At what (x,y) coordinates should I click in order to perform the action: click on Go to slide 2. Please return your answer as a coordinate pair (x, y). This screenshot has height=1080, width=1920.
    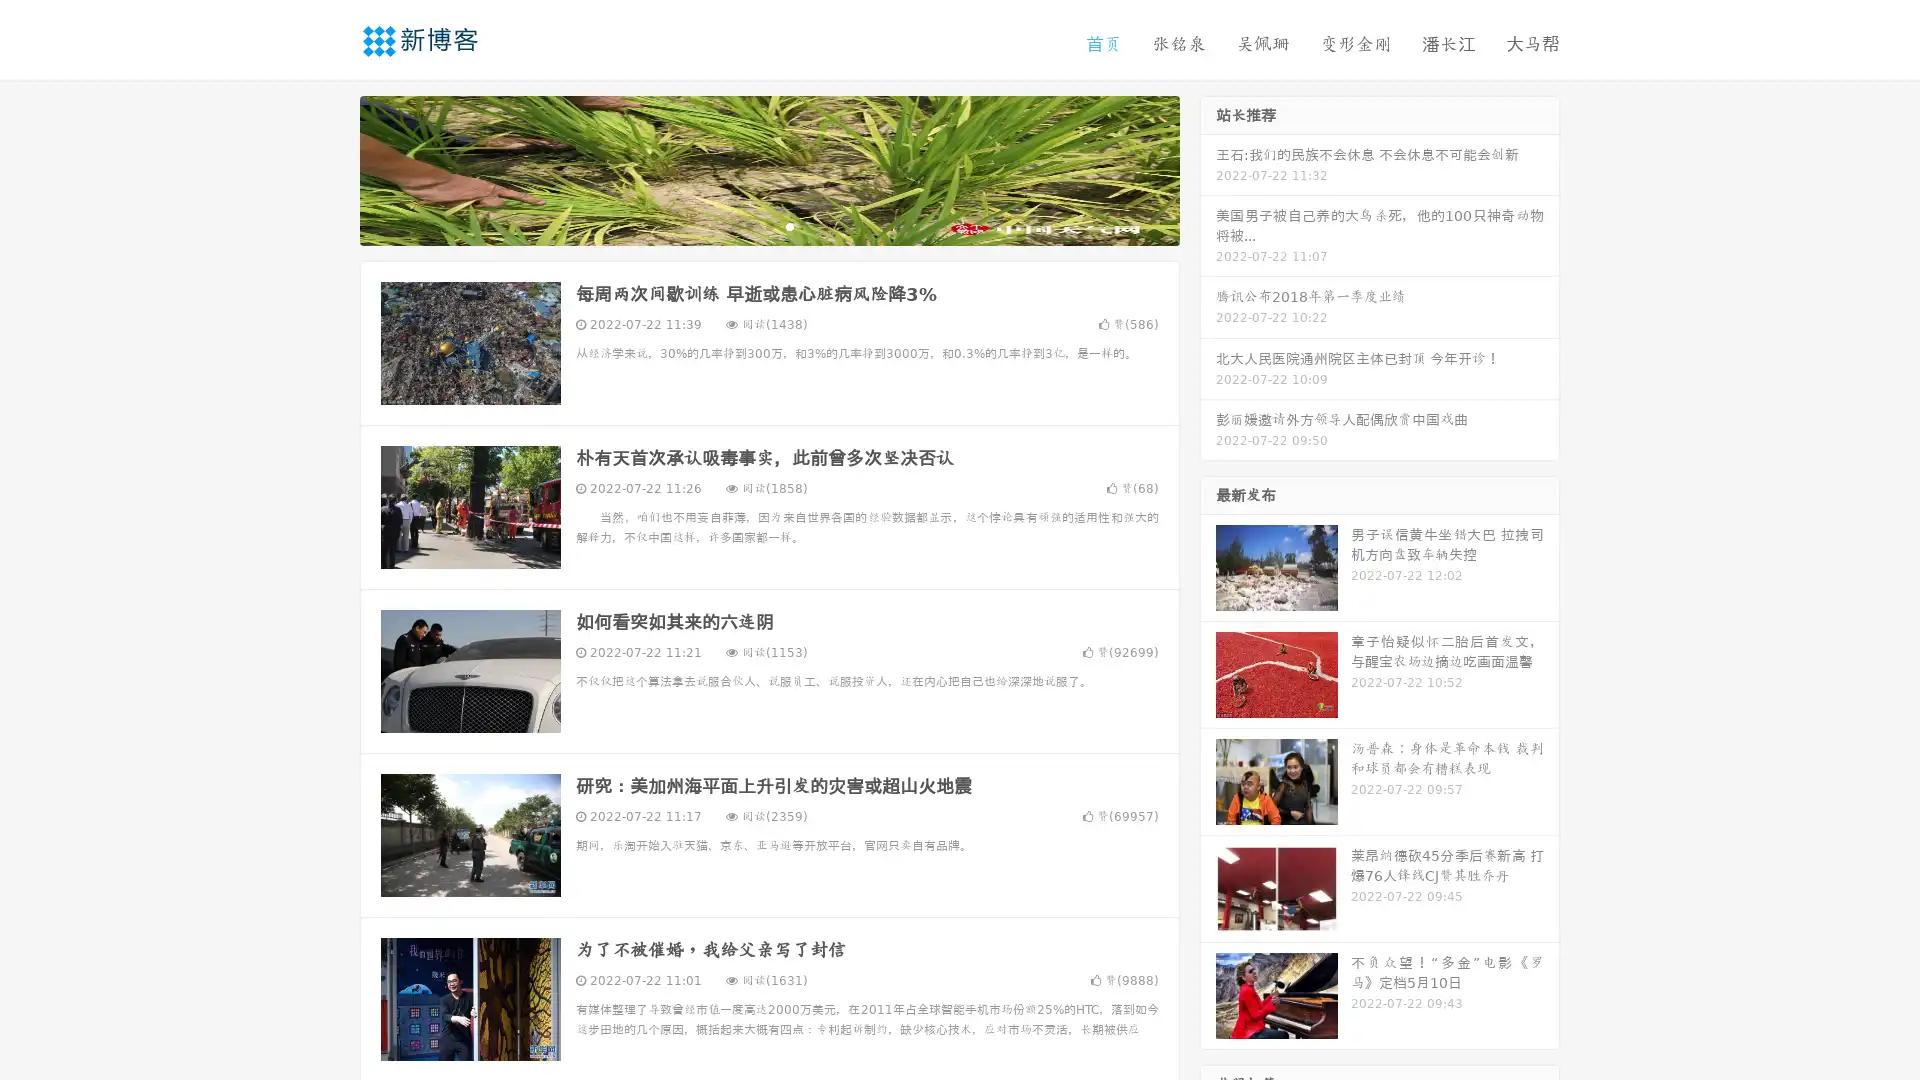
    Looking at the image, I should click on (768, 225).